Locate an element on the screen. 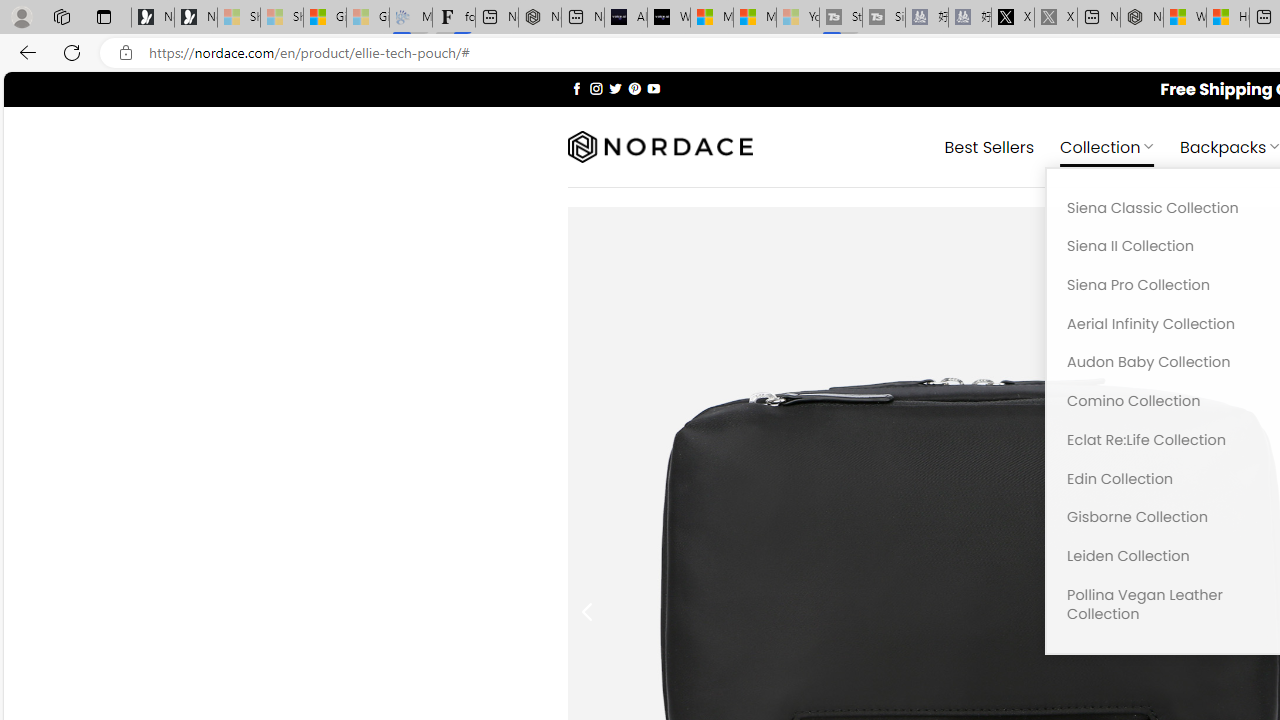  'Personal Profile' is located at coordinates (21, 16).